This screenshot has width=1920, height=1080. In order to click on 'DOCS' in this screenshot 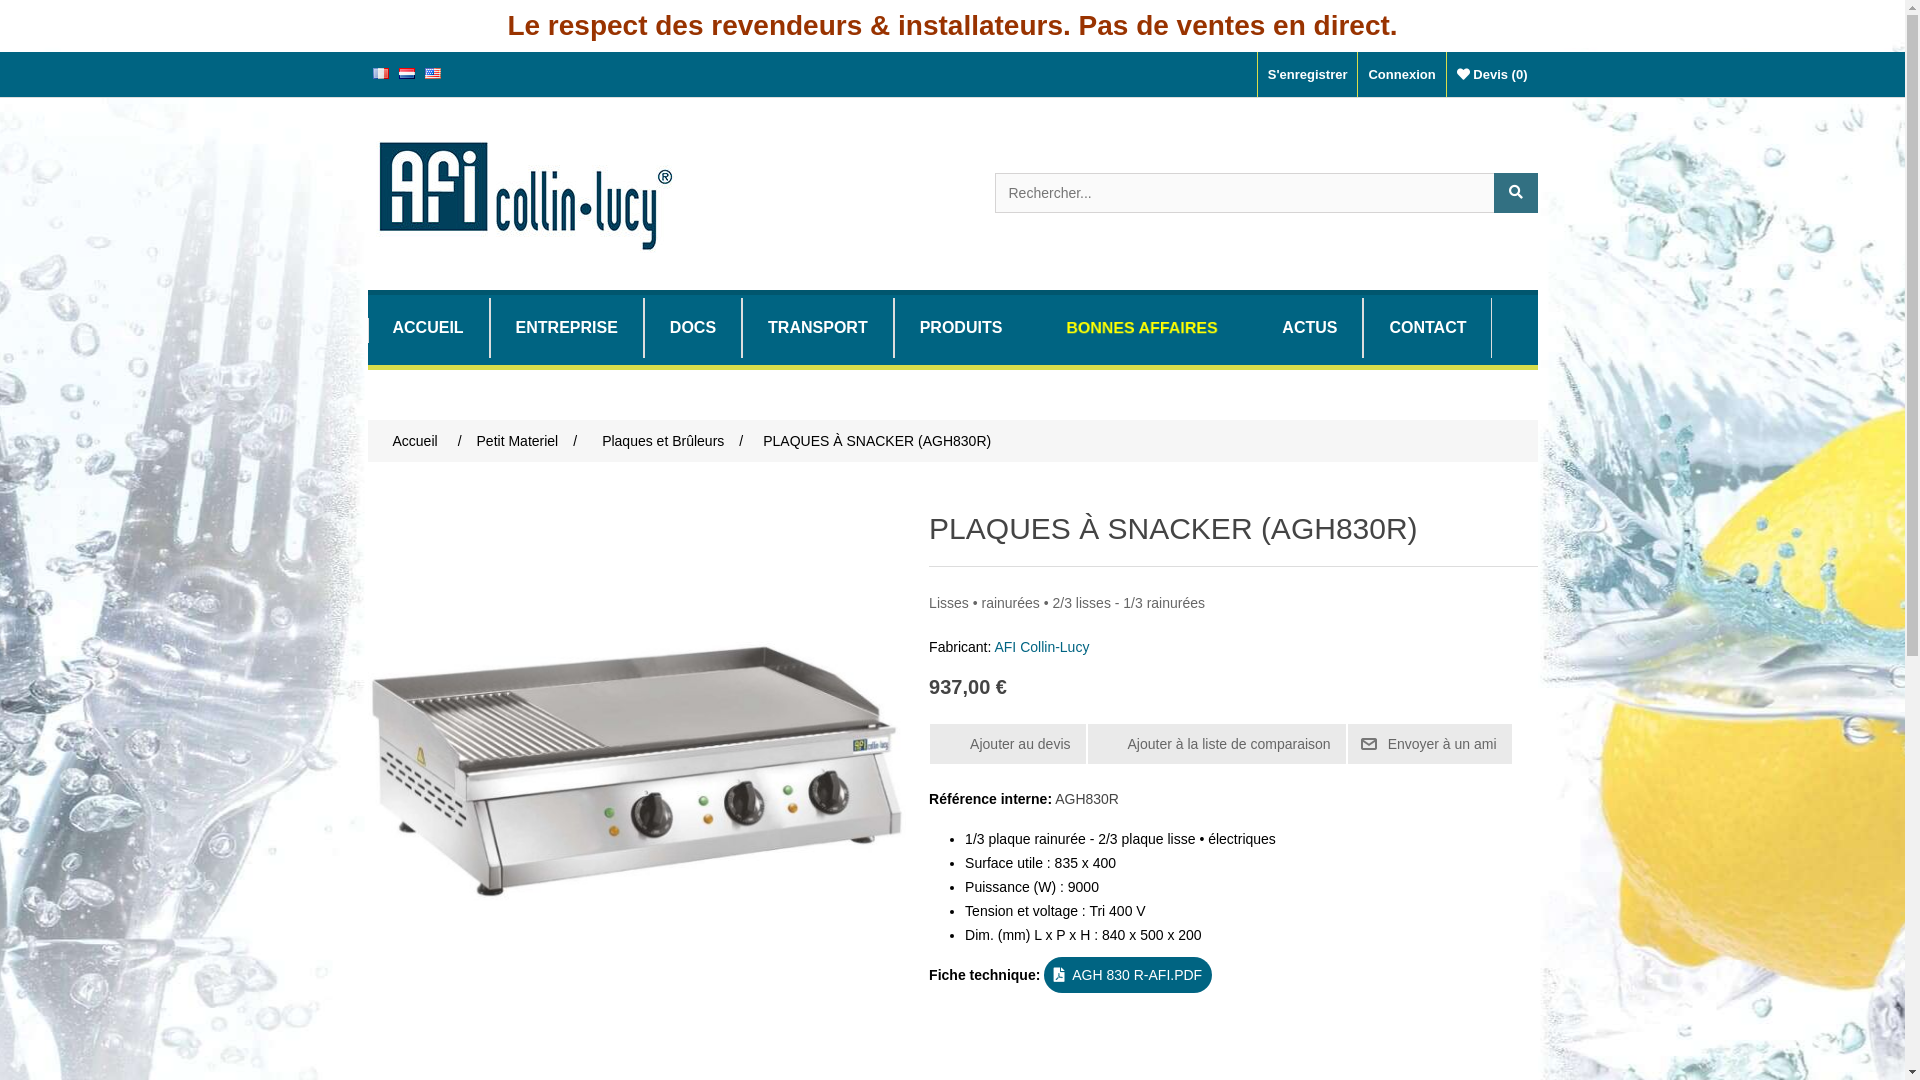, I will do `click(692, 326)`.